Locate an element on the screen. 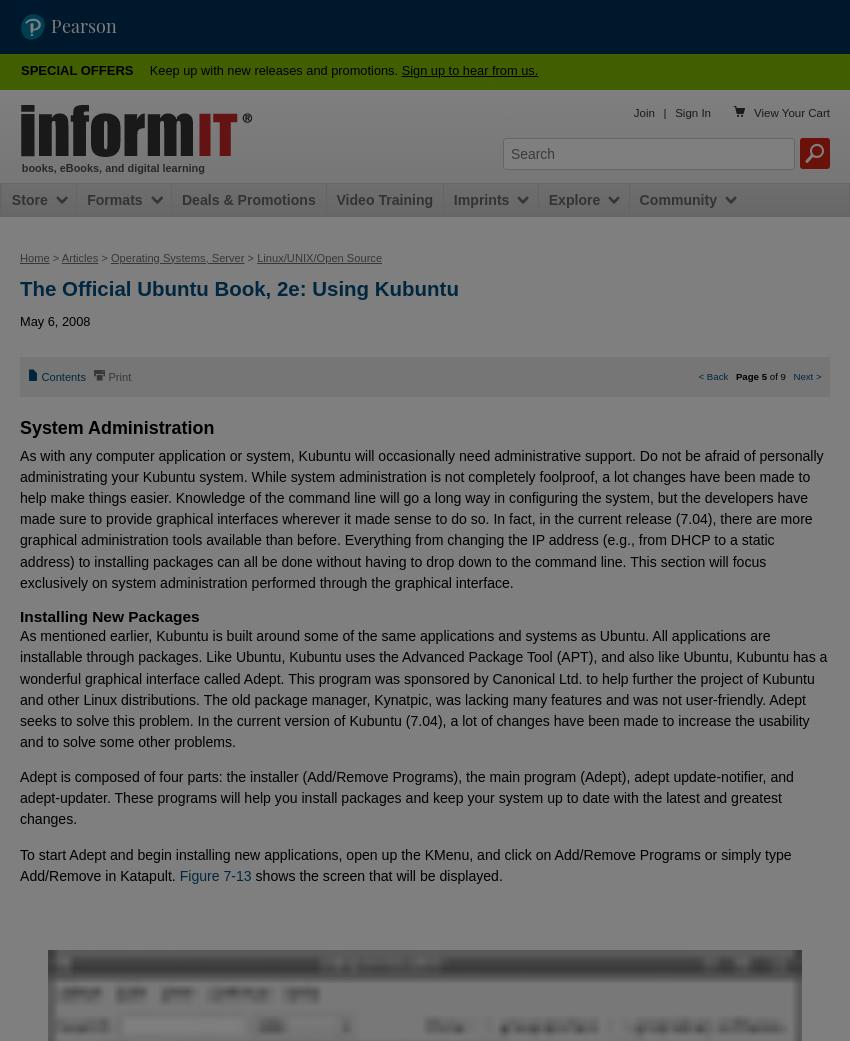 The height and width of the screenshot is (1041, 850). 'The Official Ubuntu Book, 2e: Using Kubuntu' is located at coordinates (18, 287).